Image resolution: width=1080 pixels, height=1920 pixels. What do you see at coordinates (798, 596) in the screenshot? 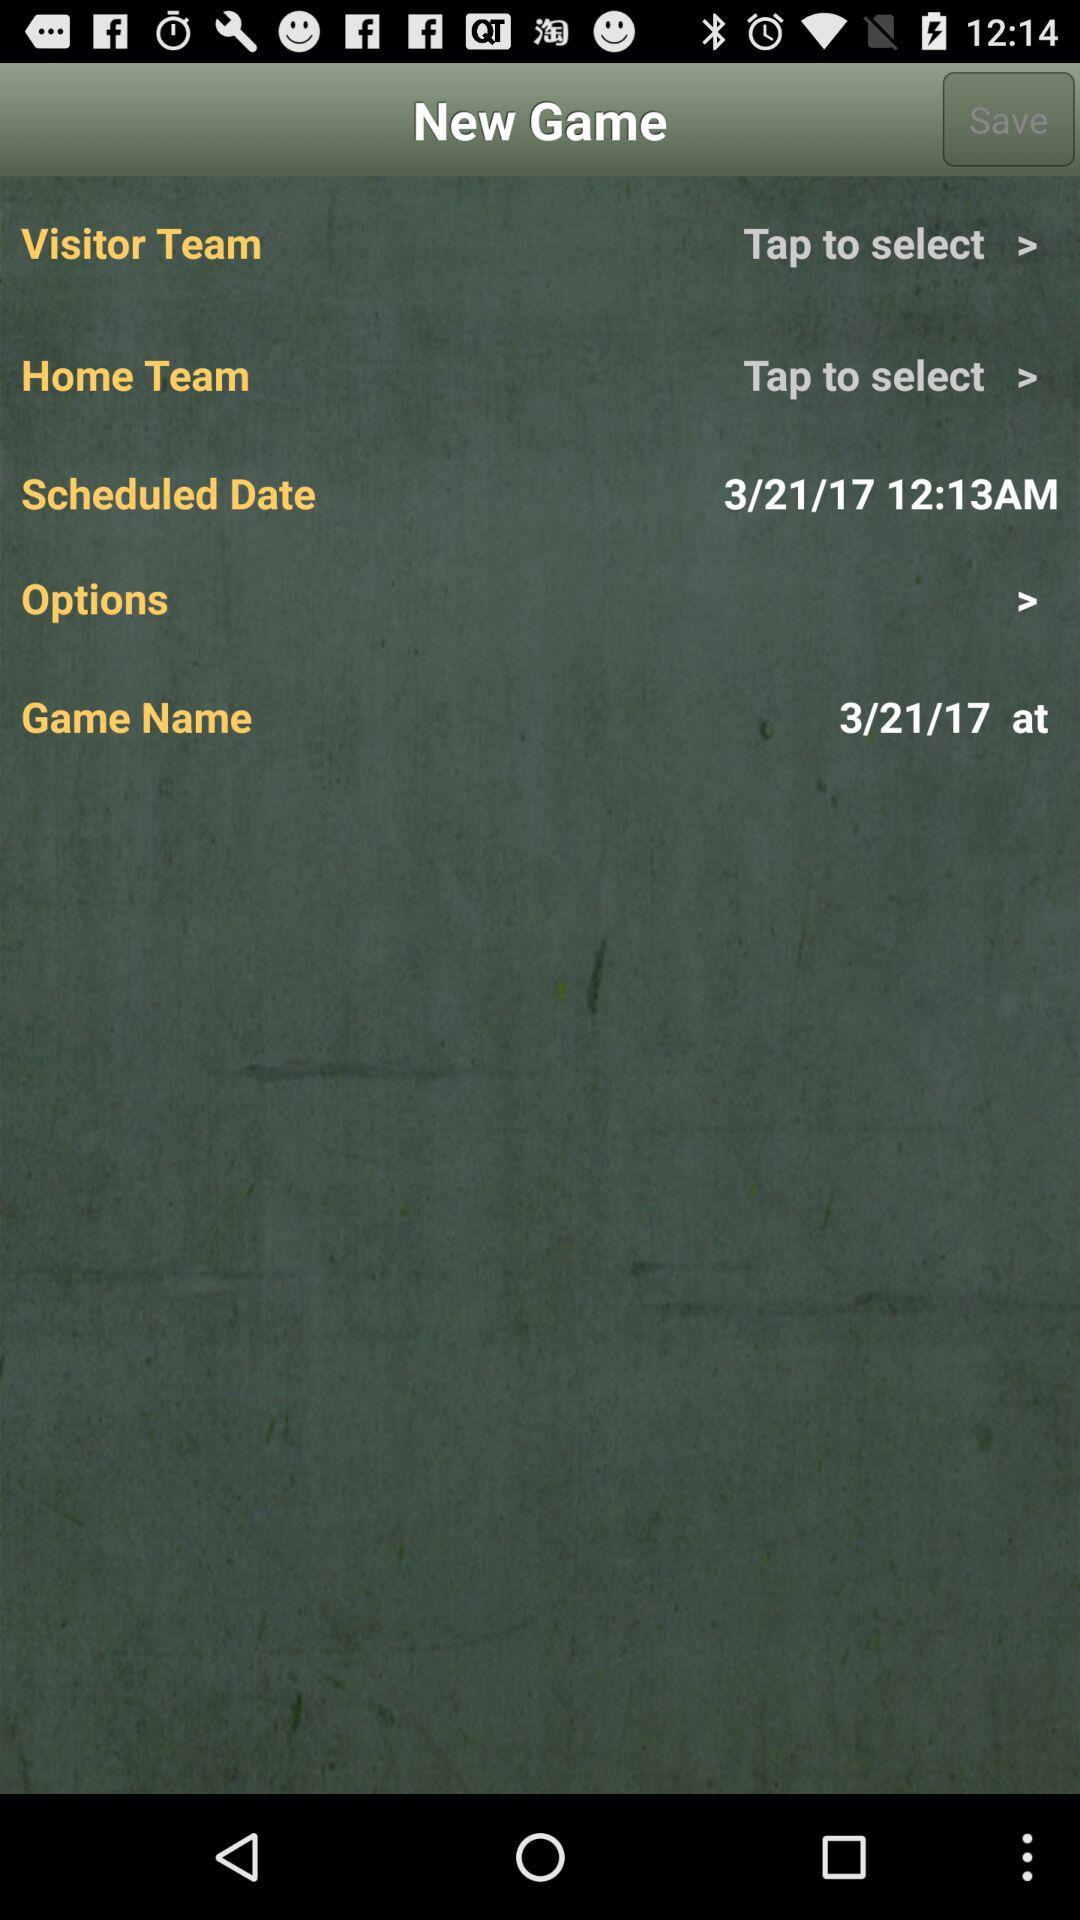
I see `the app to the right of the options item` at bounding box center [798, 596].